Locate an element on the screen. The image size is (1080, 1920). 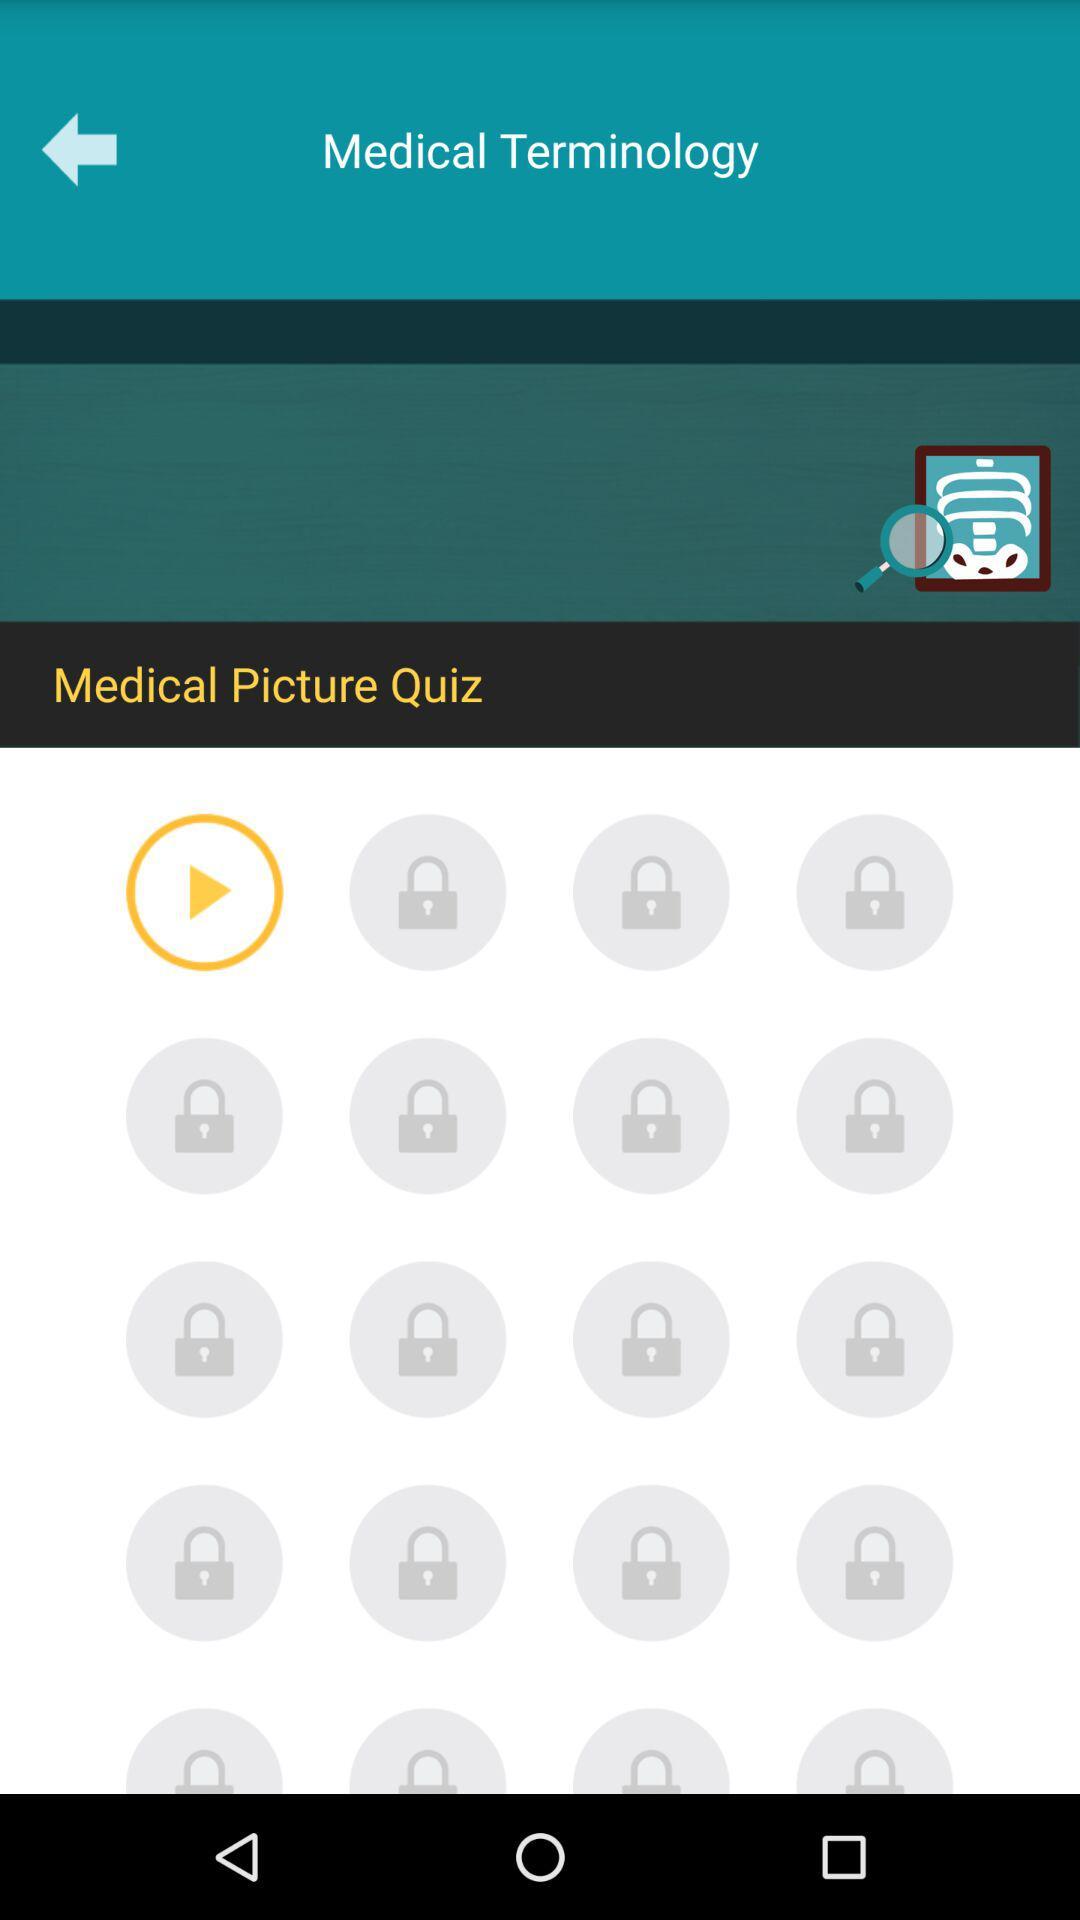
not accessible is located at coordinates (427, 891).